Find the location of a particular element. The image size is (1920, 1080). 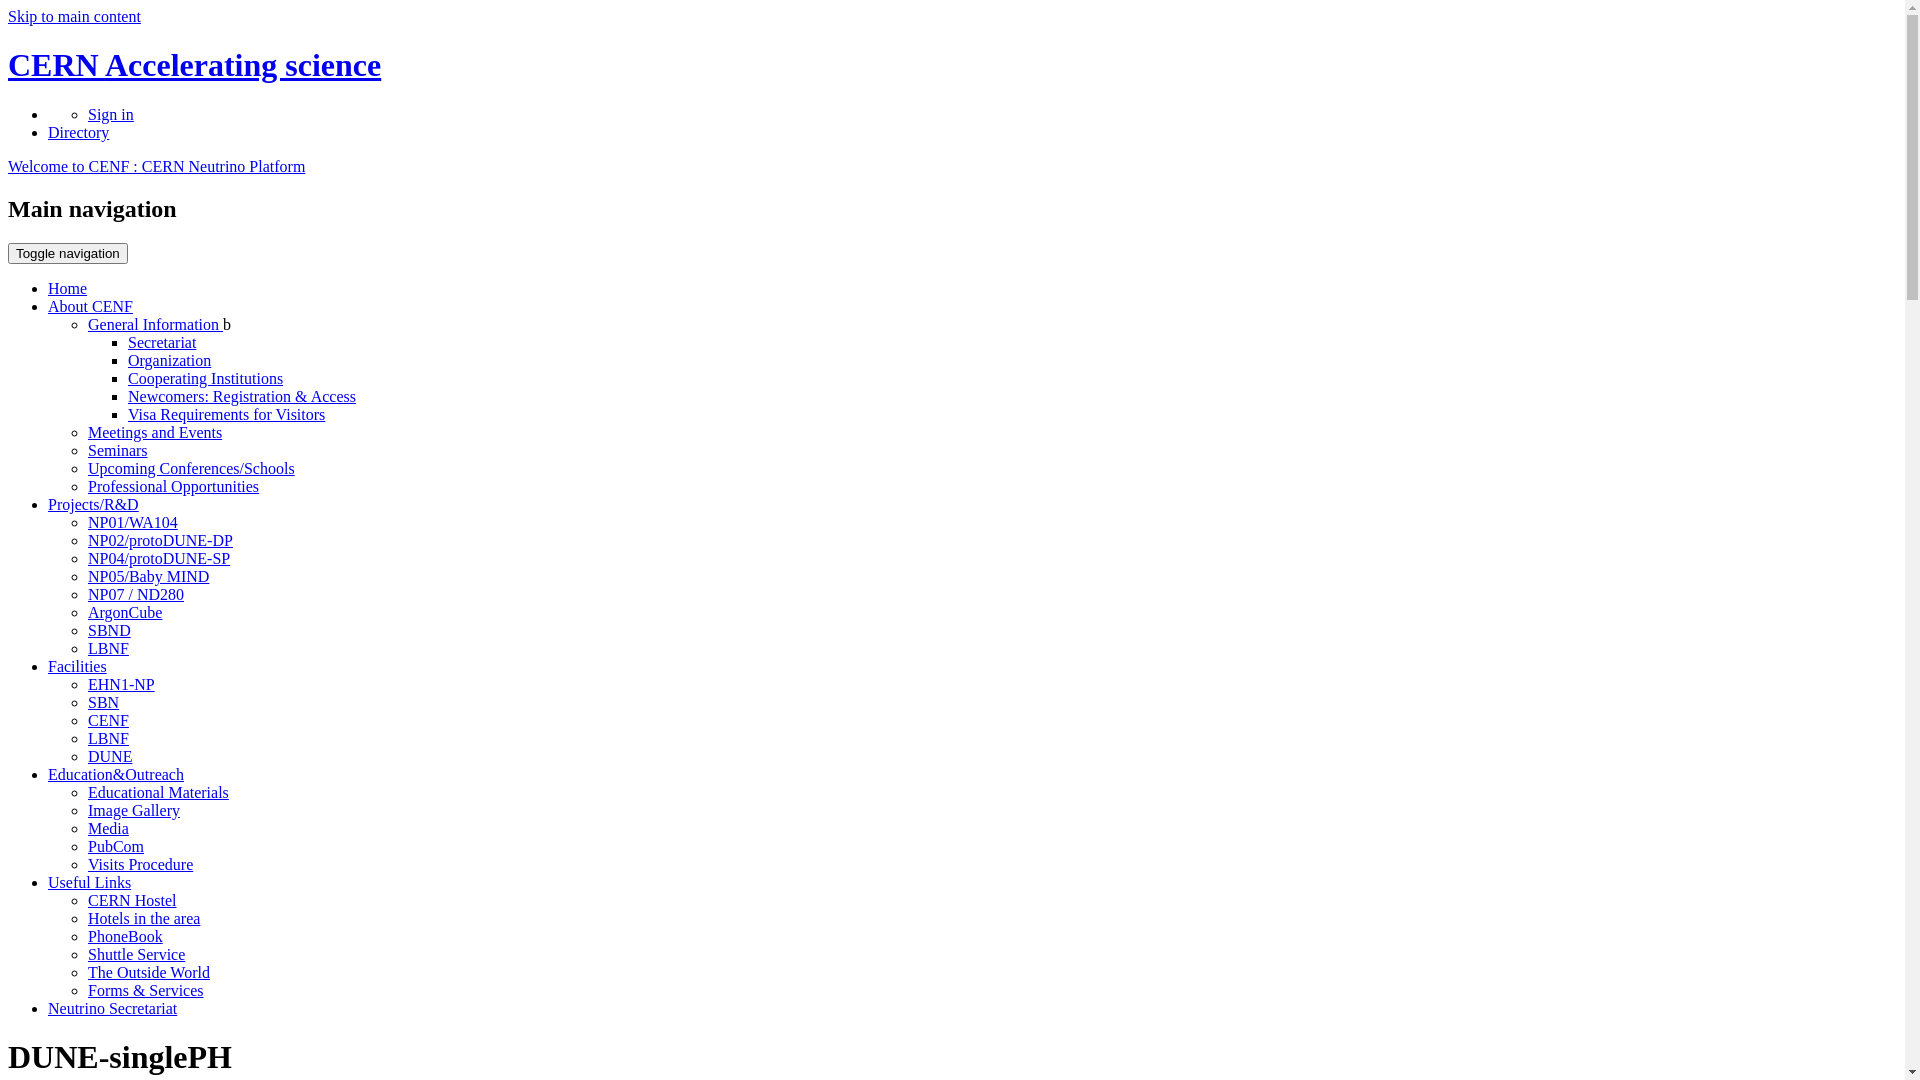

'The Outside World' is located at coordinates (147, 971).